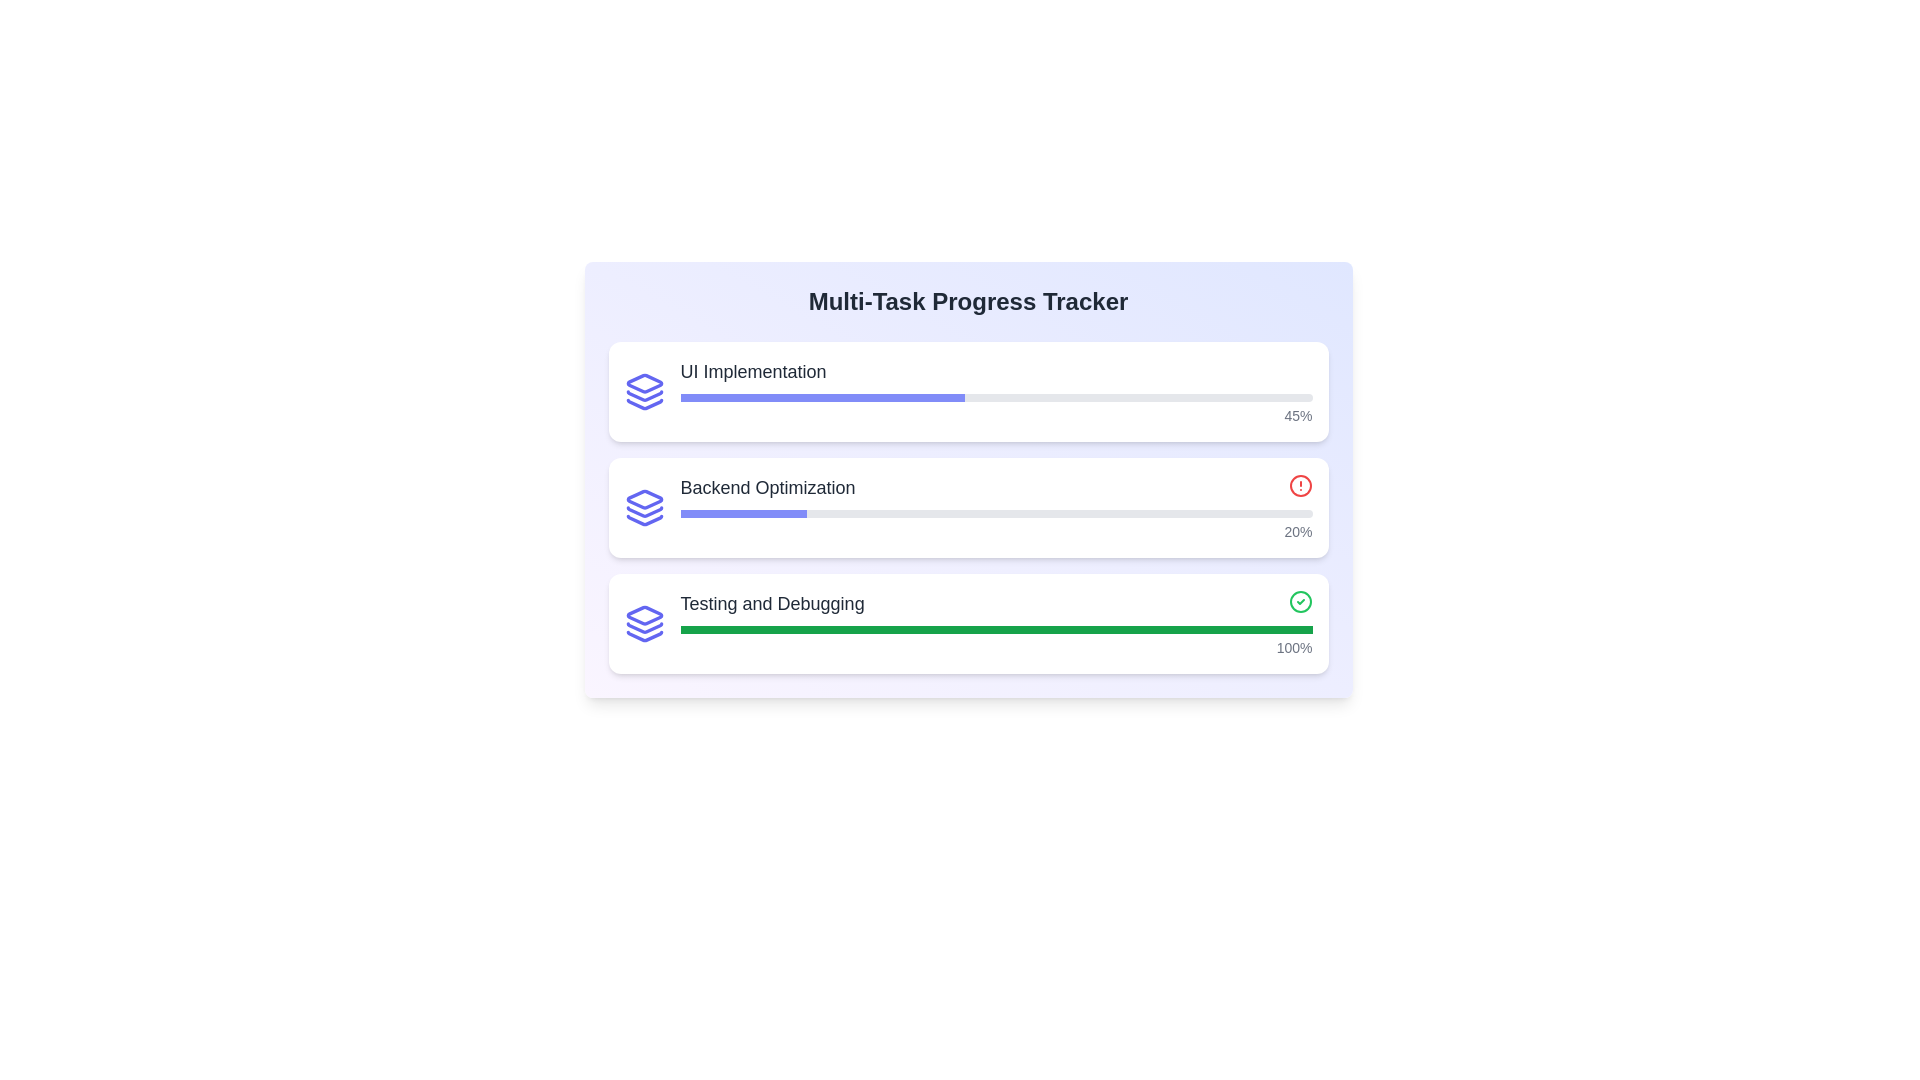 The image size is (1920, 1080). Describe the element at coordinates (1300, 600) in the screenshot. I see `SVG graphic element representing the completion of the 'Testing and Debugging' task, located at the right end of the progress bar in the third task row` at that location.